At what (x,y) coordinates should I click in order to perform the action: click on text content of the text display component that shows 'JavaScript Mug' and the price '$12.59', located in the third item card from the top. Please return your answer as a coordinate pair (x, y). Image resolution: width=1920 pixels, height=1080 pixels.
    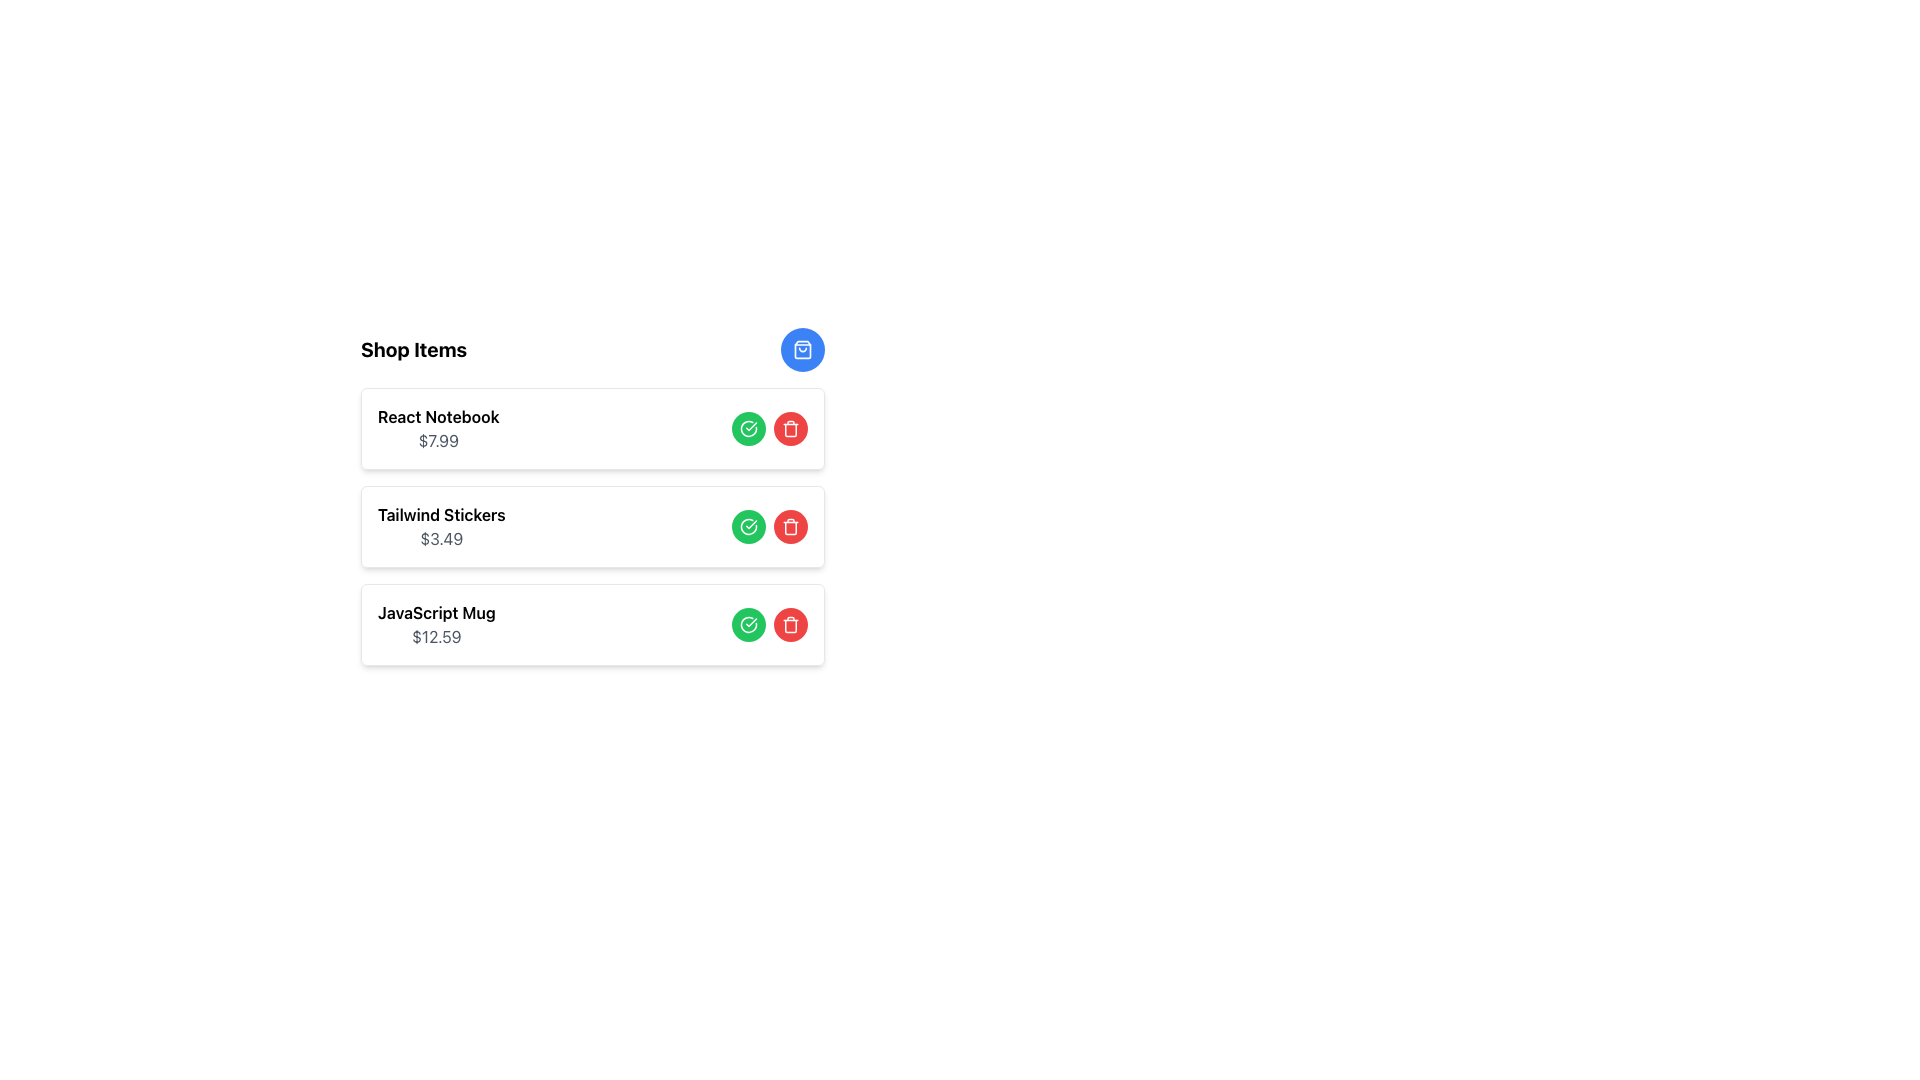
    Looking at the image, I should click on (435, 623).